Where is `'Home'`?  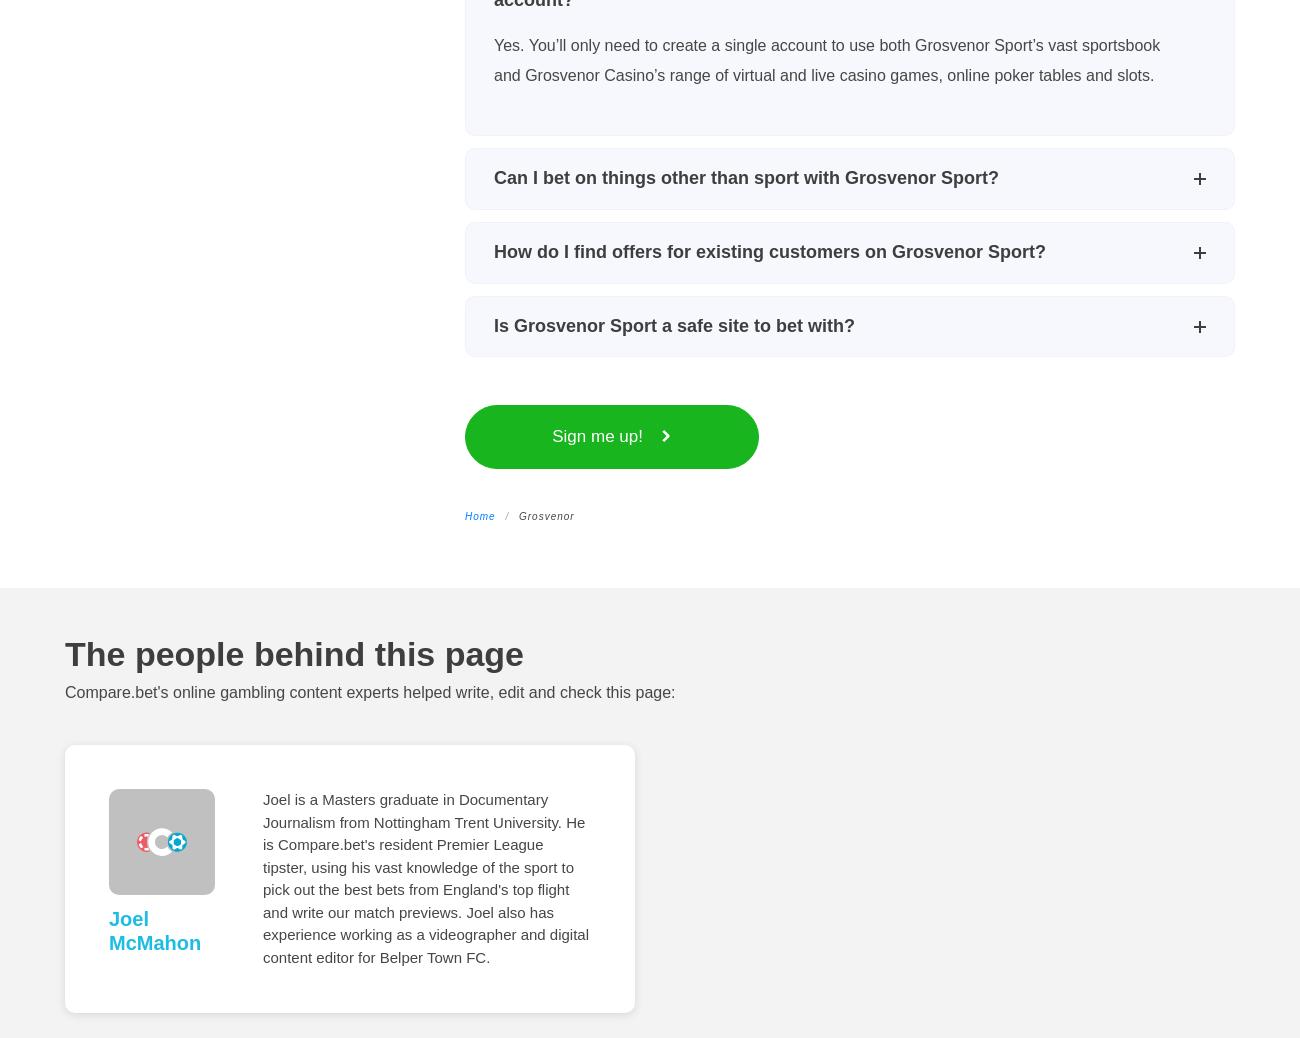 'Home' is located at coordinates (478, 515).